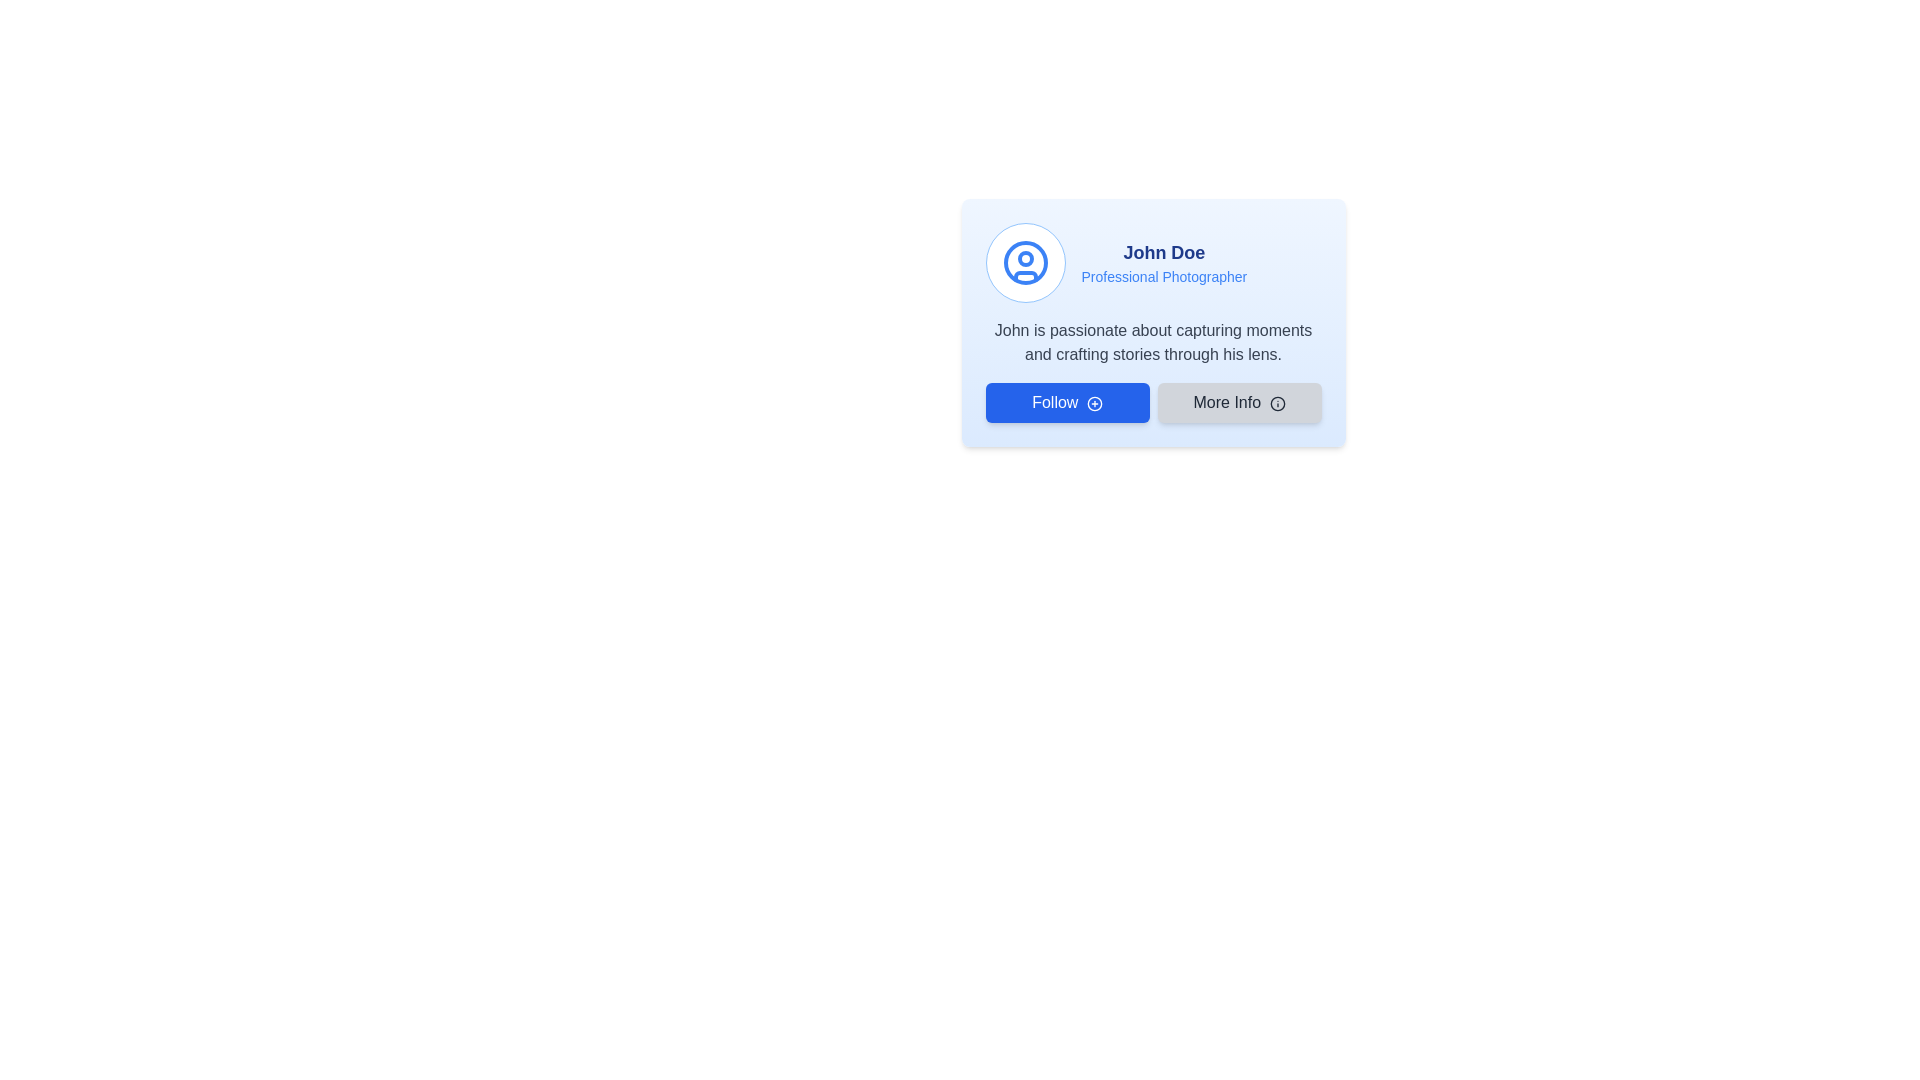  I want to click on the circular outline styled as part of the 'Follow' button's graphical icon component, which is positioned centrally within the button and has a thin stroke, so click(1093, 403).